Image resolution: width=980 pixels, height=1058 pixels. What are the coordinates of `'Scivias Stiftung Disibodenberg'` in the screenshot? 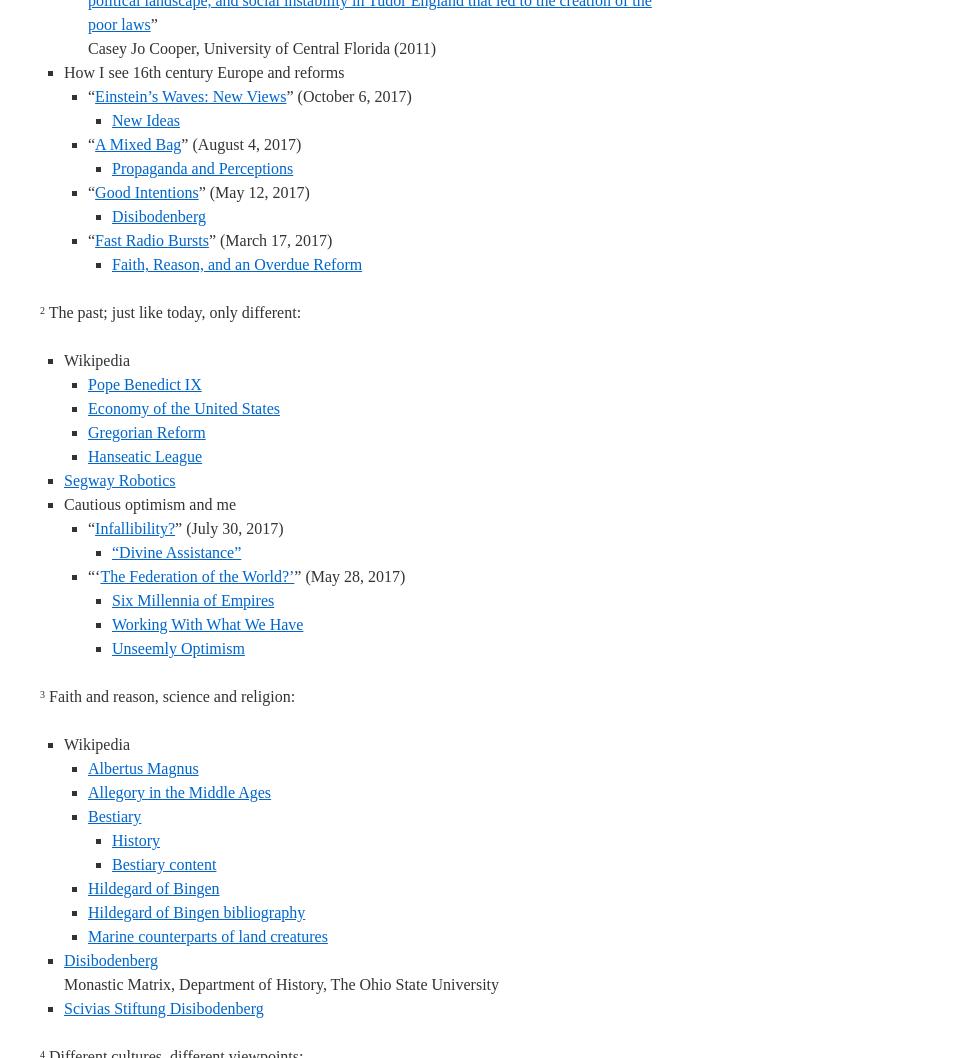 It's located at (163, 1007).